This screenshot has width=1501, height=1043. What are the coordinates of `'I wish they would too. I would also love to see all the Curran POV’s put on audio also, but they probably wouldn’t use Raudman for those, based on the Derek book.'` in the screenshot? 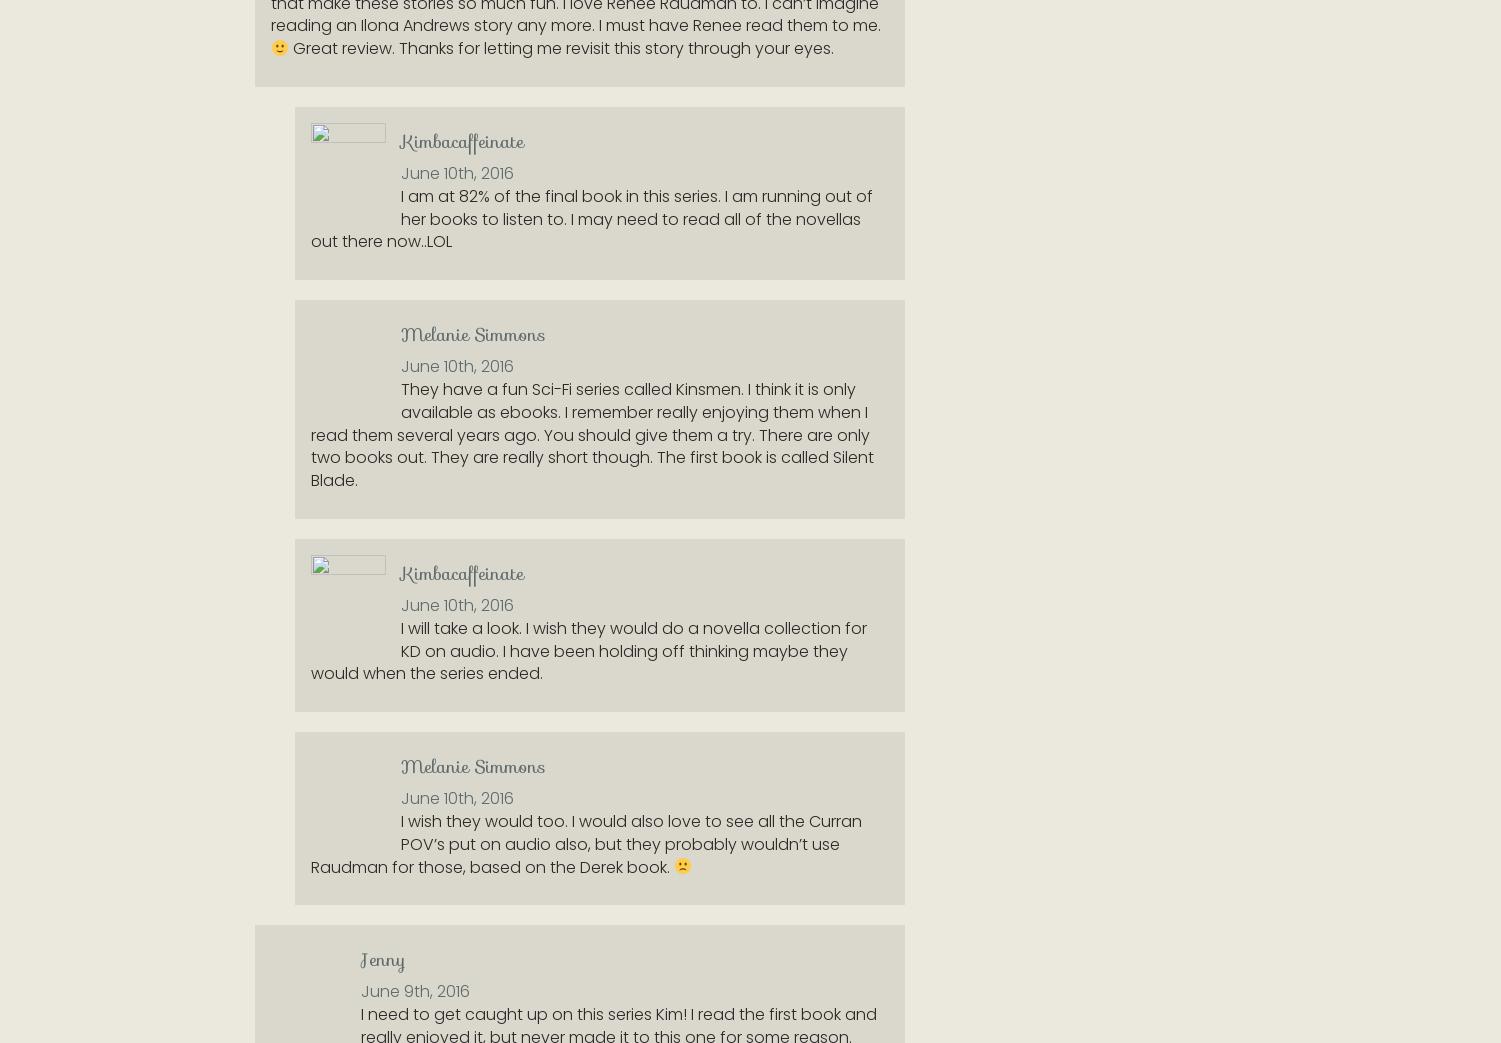 It's located at (586, 843).